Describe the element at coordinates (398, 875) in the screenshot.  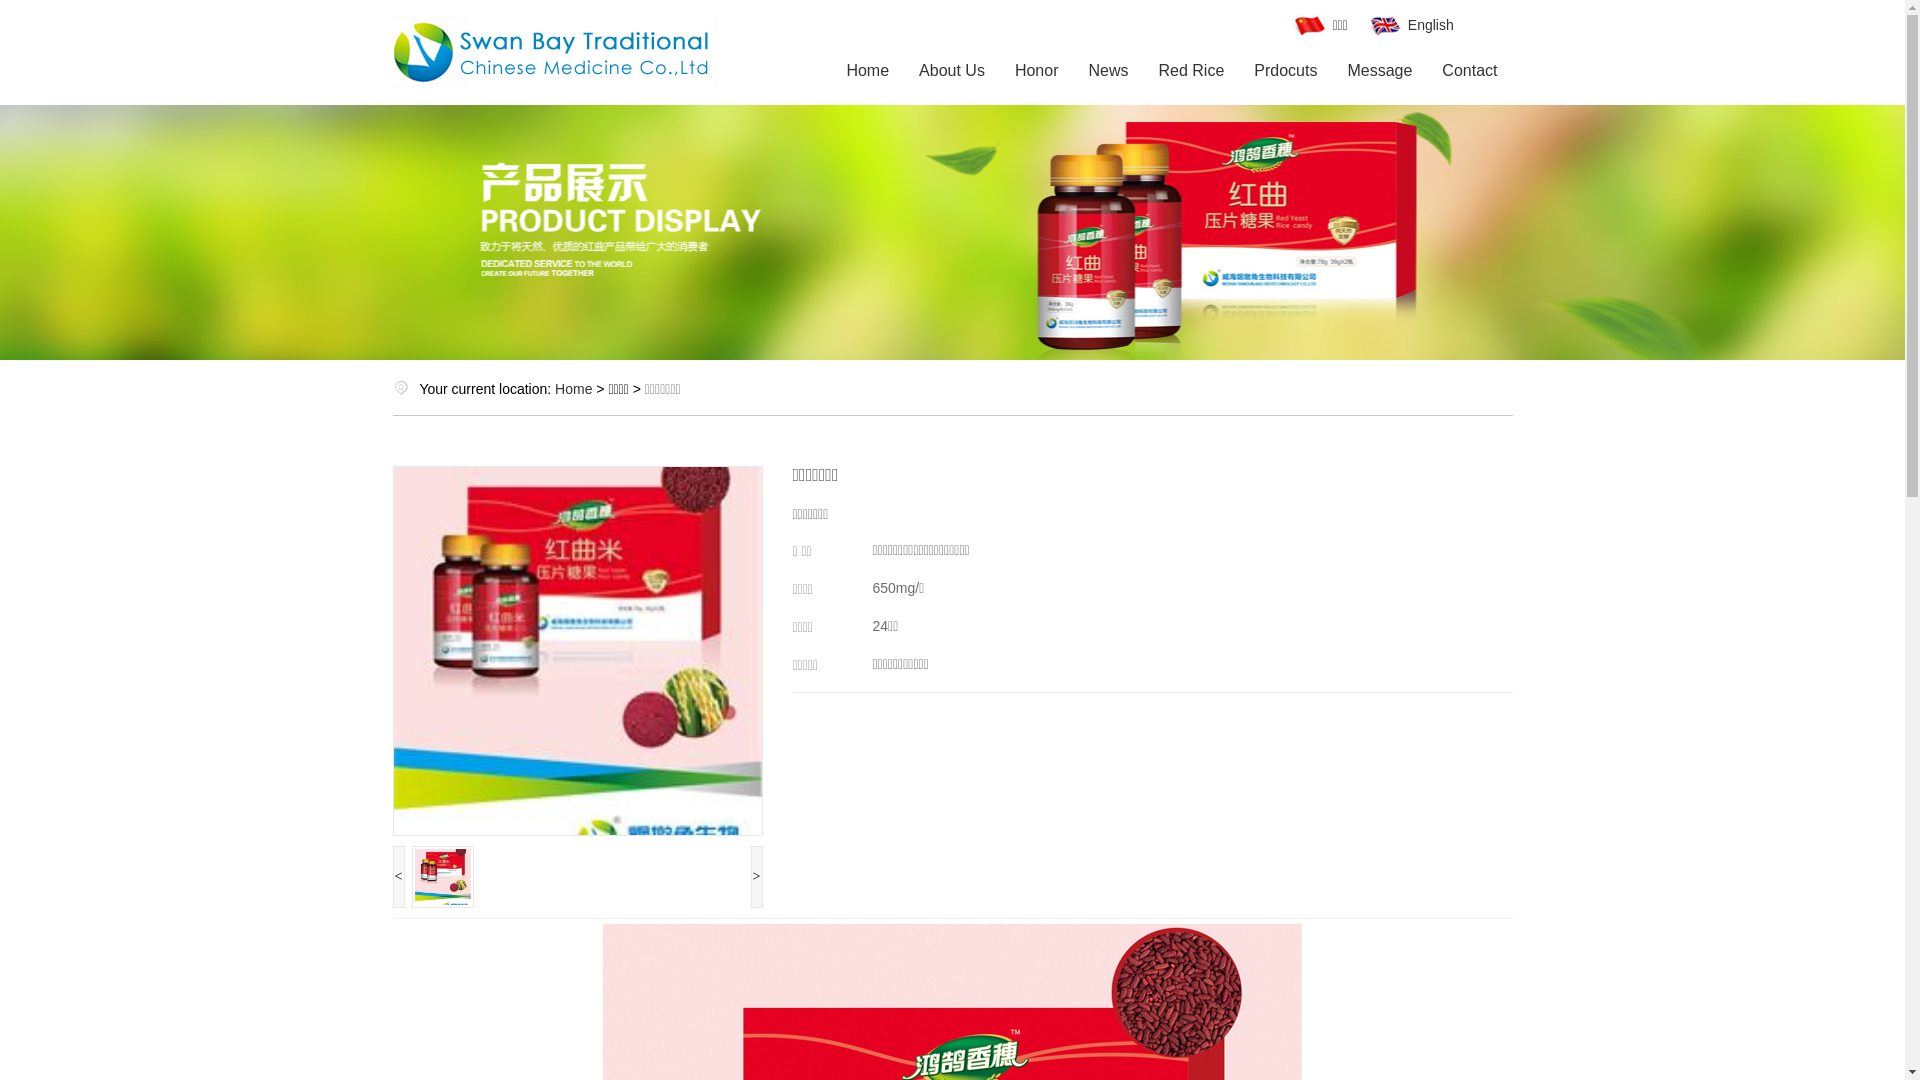
I see `'<'` at that location.